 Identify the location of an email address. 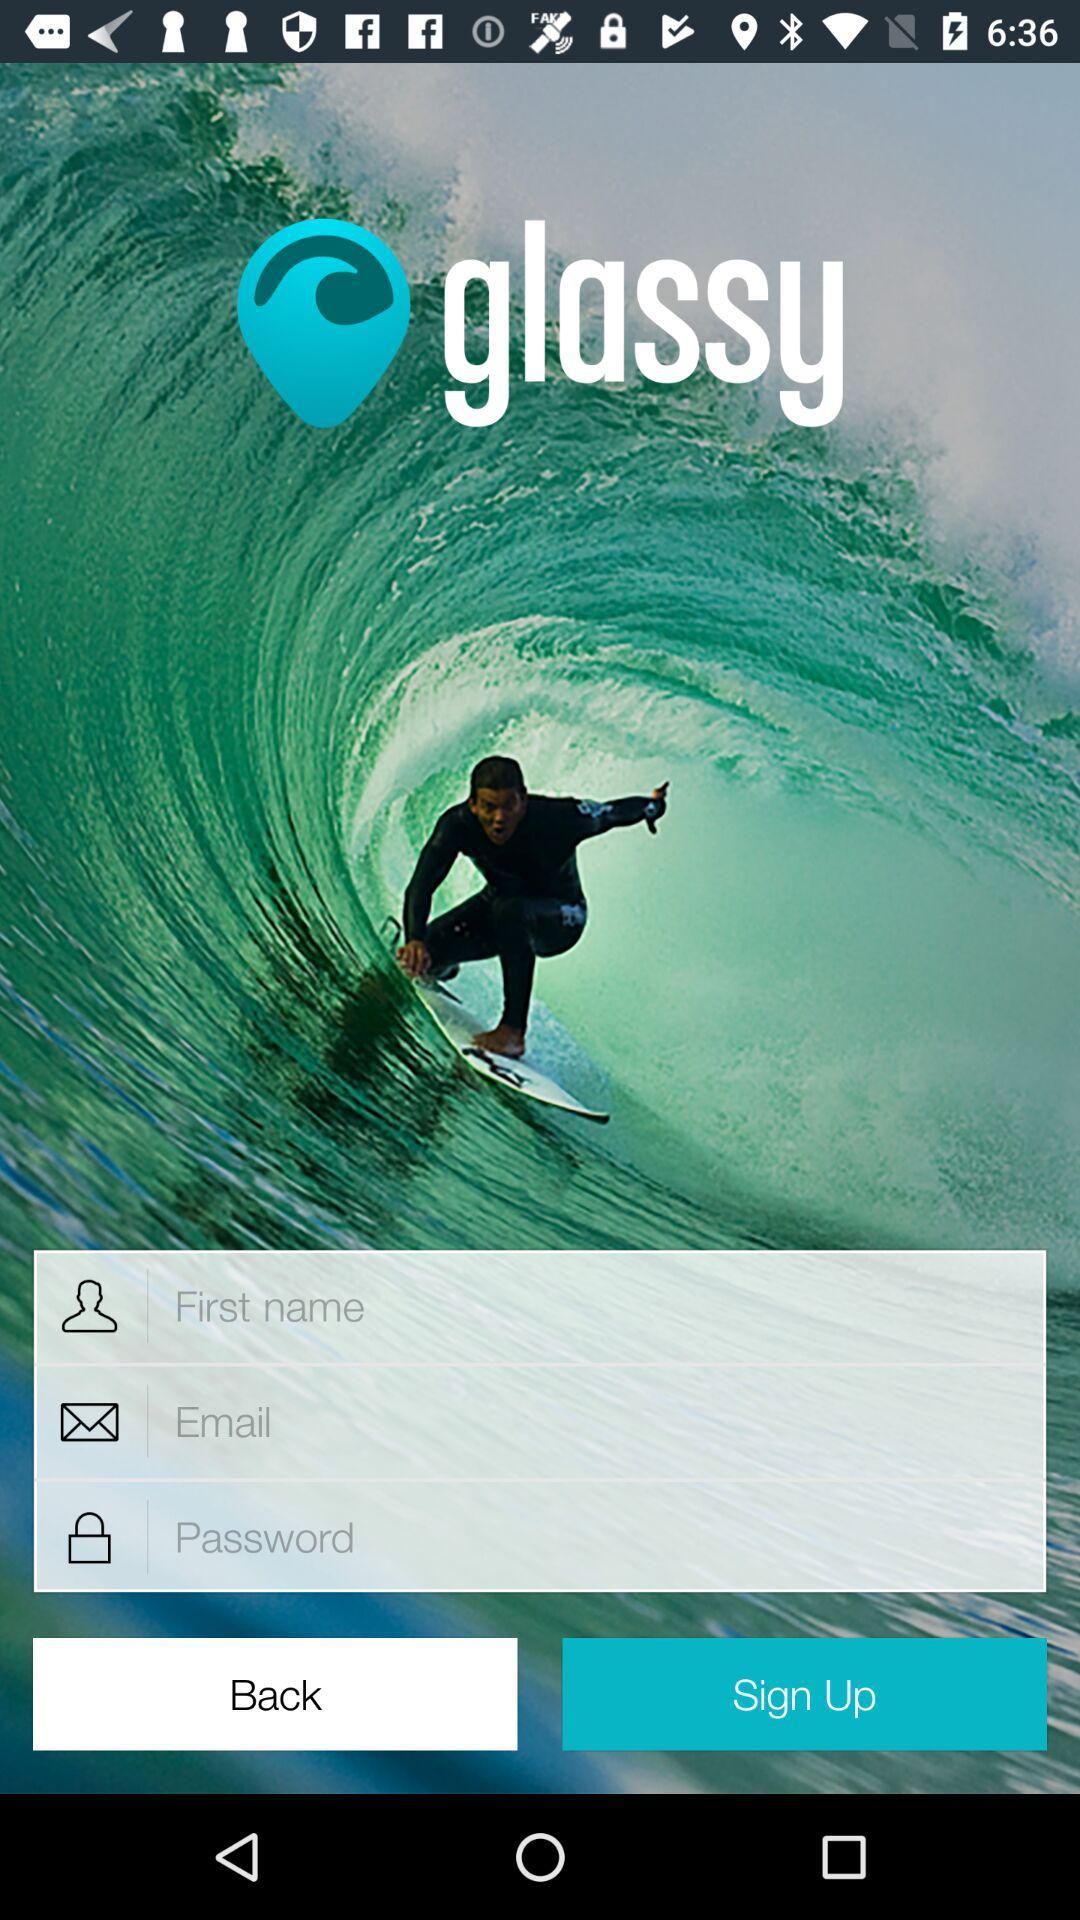
(597, 1420).